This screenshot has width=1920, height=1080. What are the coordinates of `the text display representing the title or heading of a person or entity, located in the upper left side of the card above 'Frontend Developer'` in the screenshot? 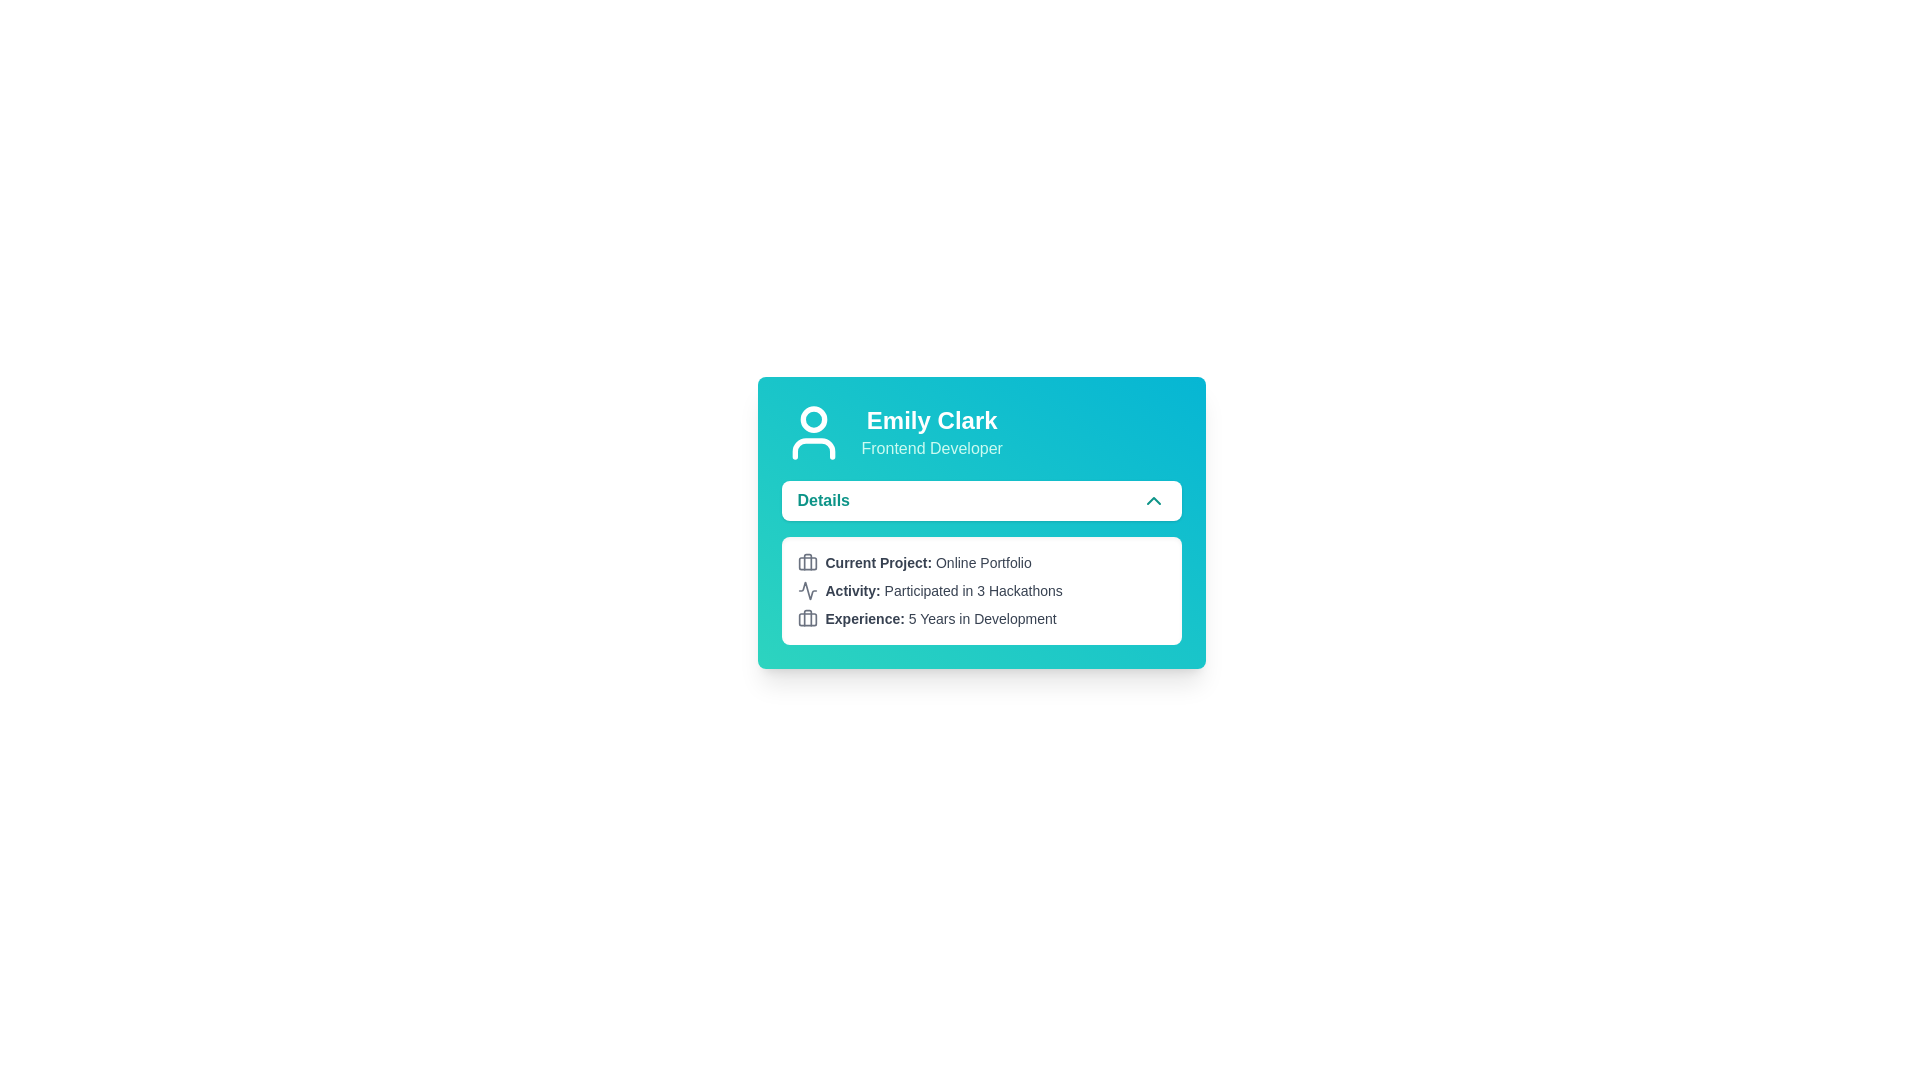 It's located at (931, 419).